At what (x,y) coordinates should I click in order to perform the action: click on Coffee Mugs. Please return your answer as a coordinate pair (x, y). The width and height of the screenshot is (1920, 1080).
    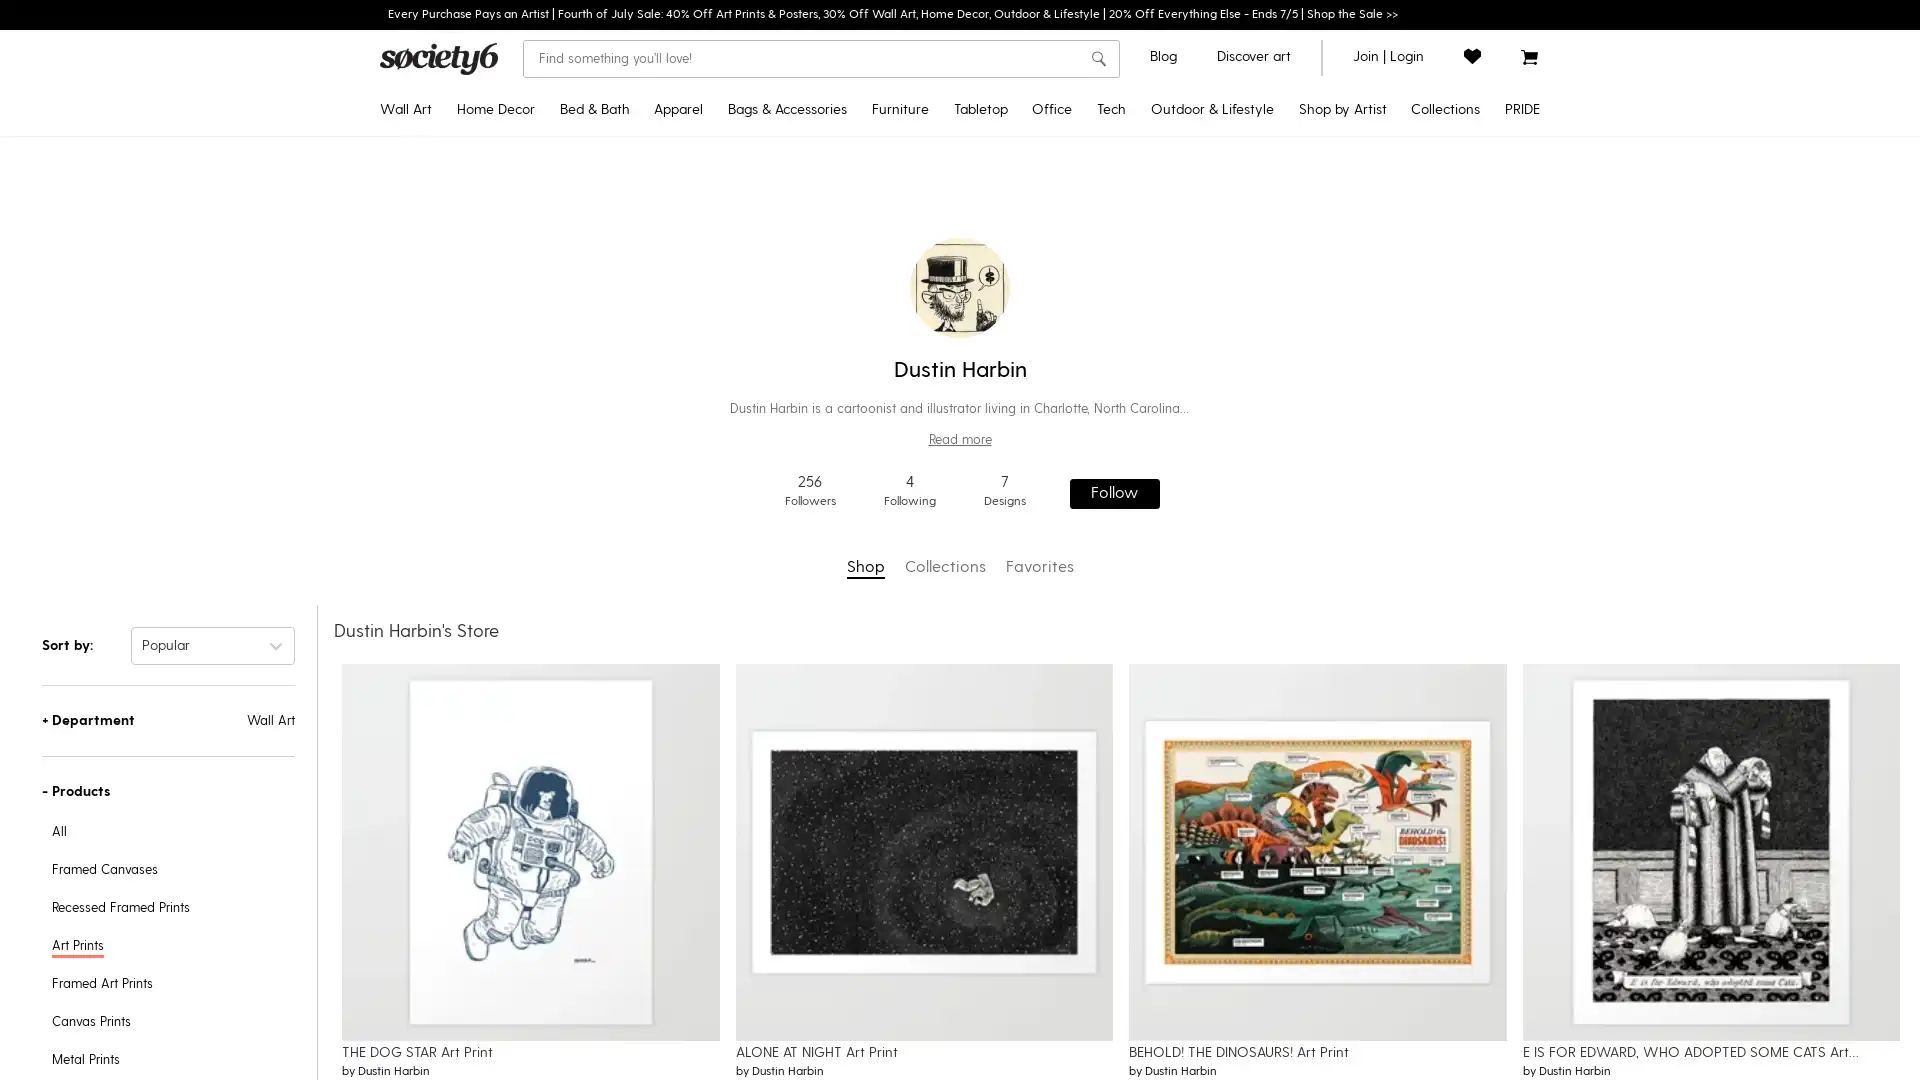
    Looking at the image, I should click on (1017, 160).